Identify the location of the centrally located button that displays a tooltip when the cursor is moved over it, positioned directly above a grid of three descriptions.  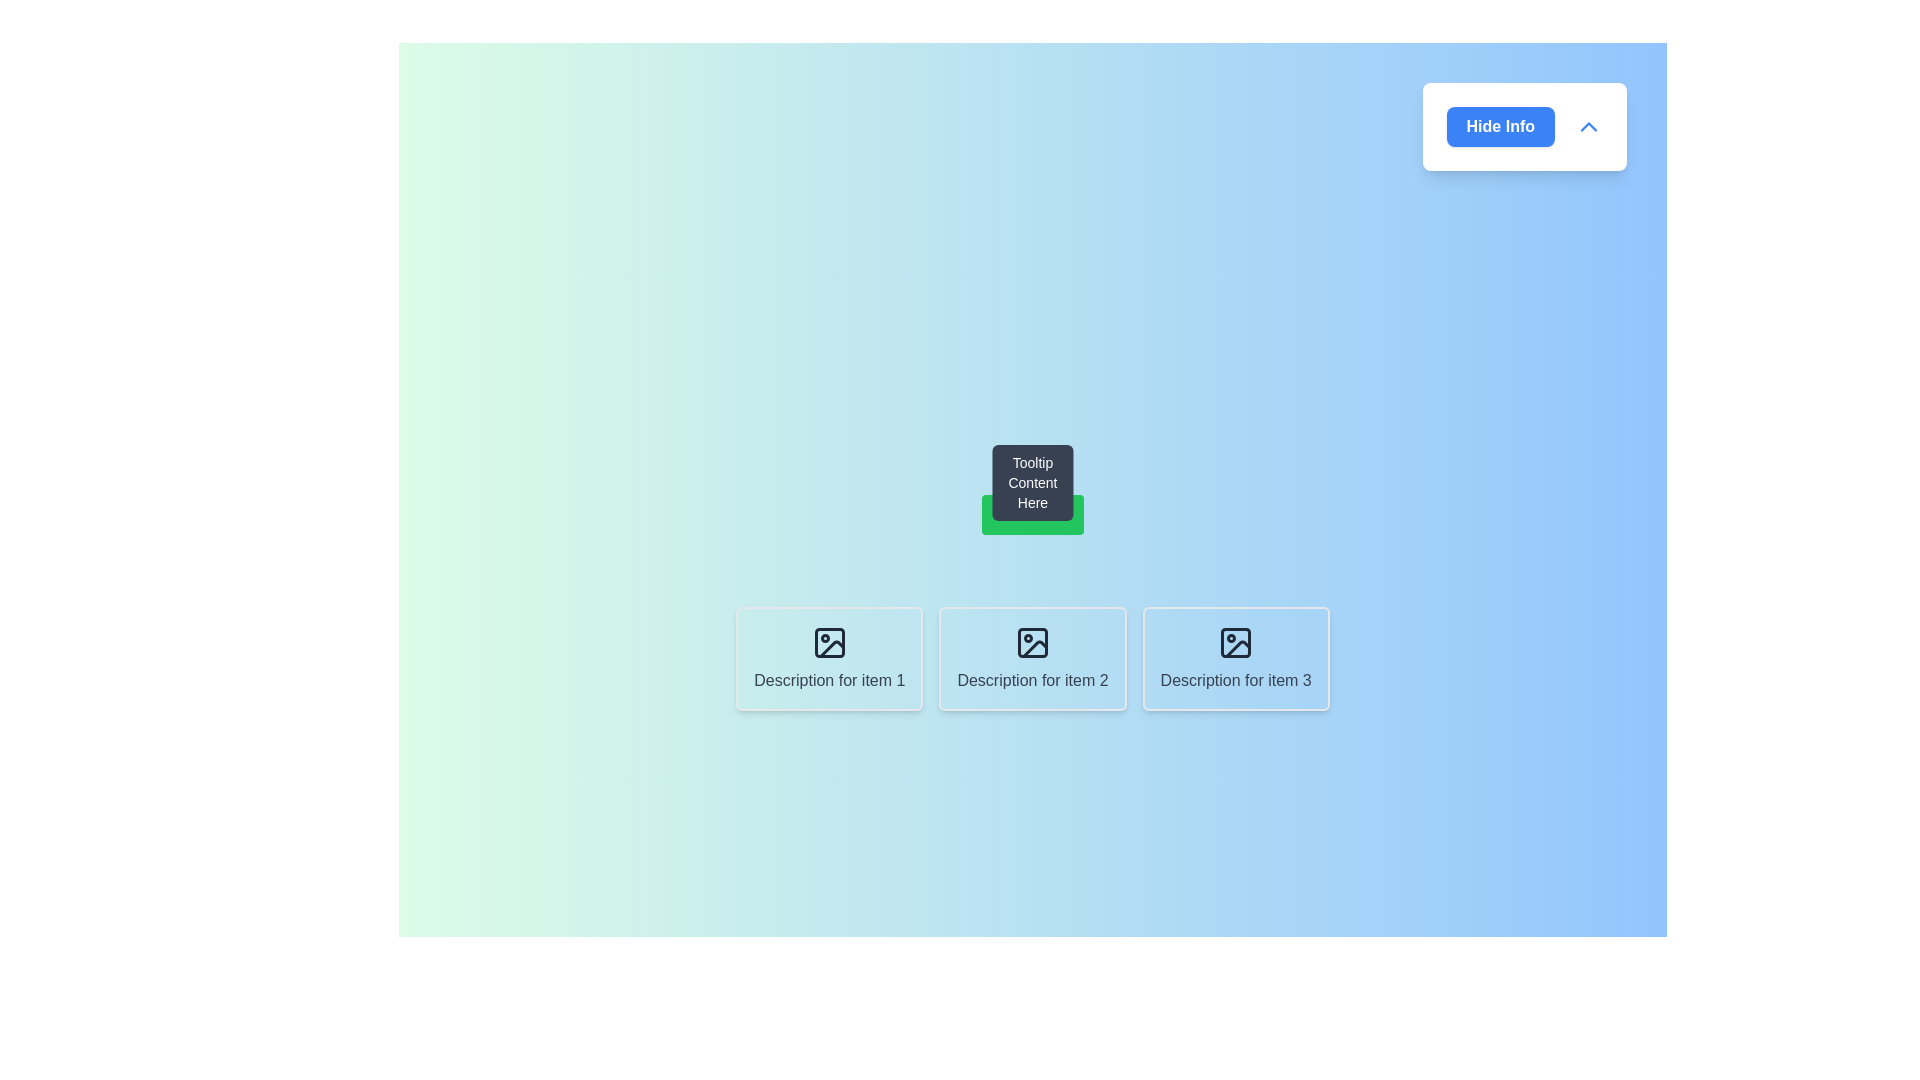
(1032, 514).